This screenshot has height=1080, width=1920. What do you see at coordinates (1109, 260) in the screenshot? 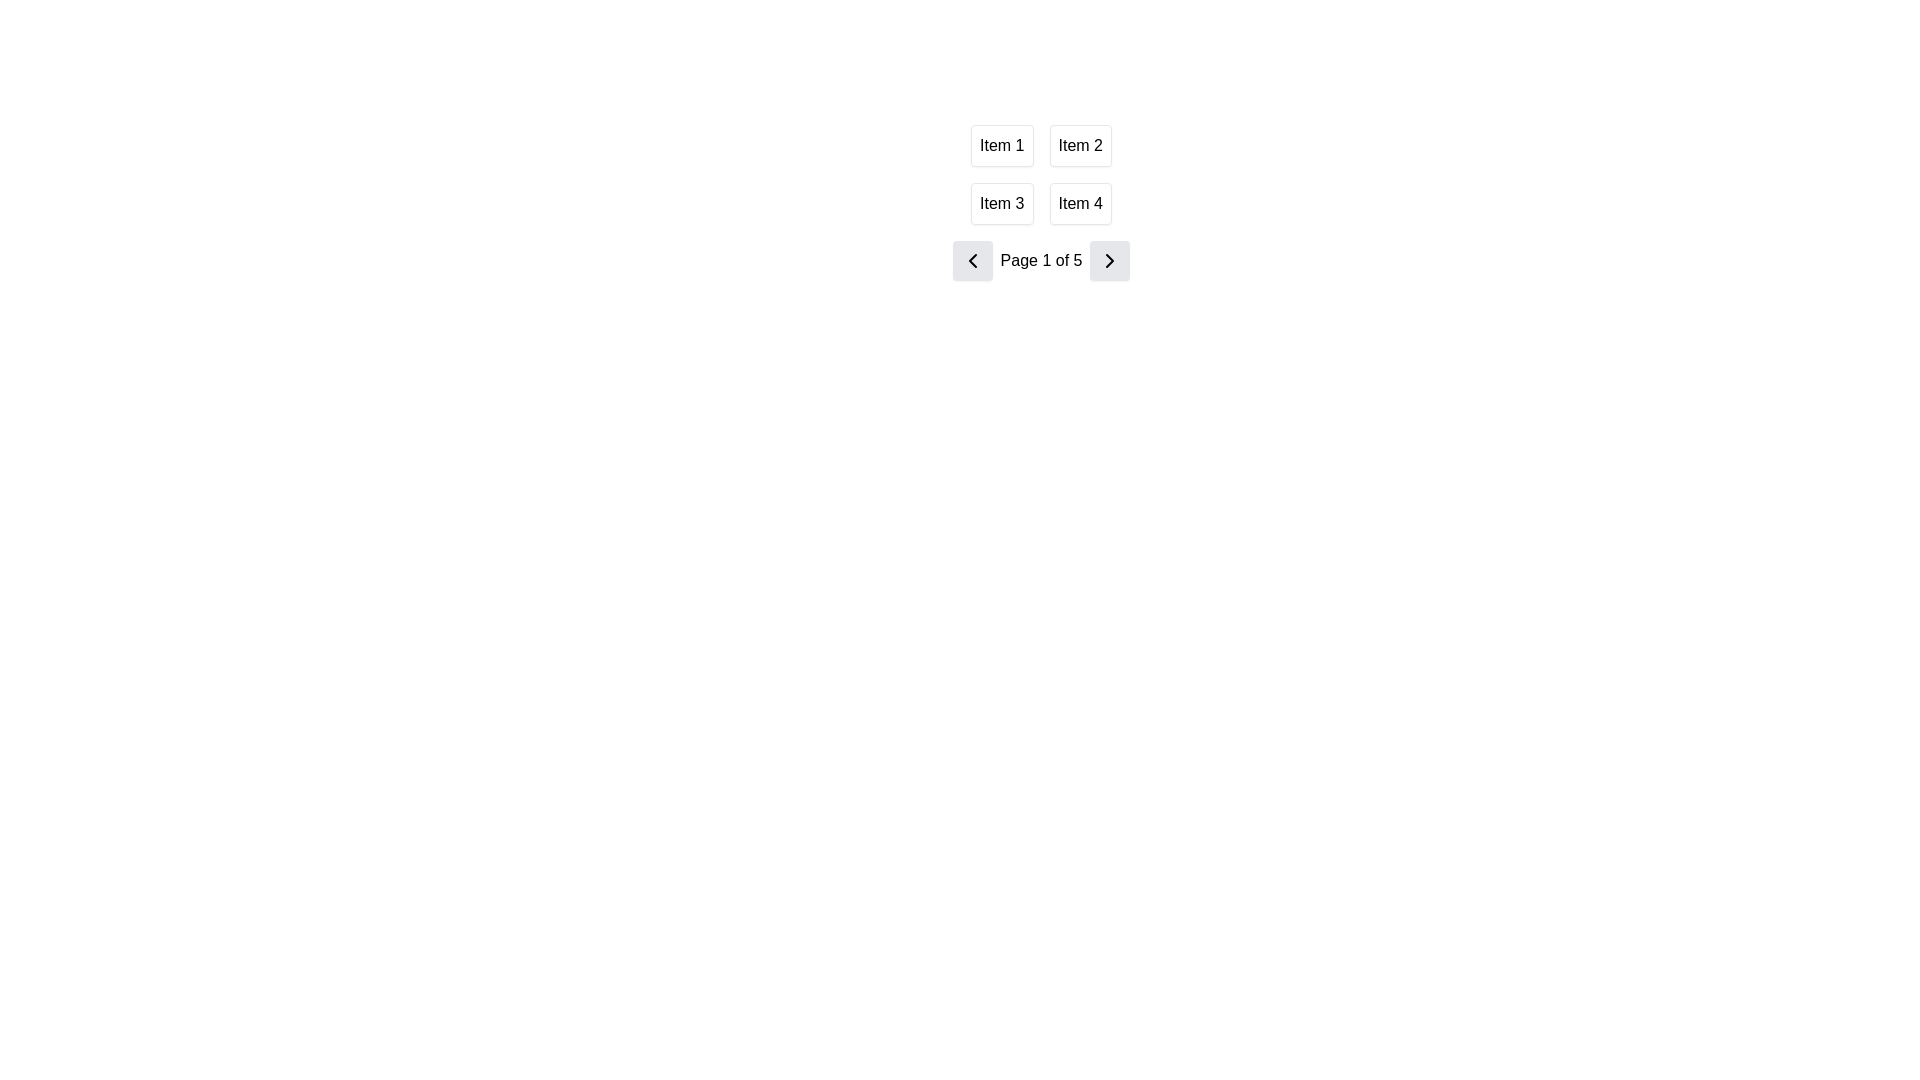
I see `the button located at the far right of the pagination control` at bounding box center [1109, 260].